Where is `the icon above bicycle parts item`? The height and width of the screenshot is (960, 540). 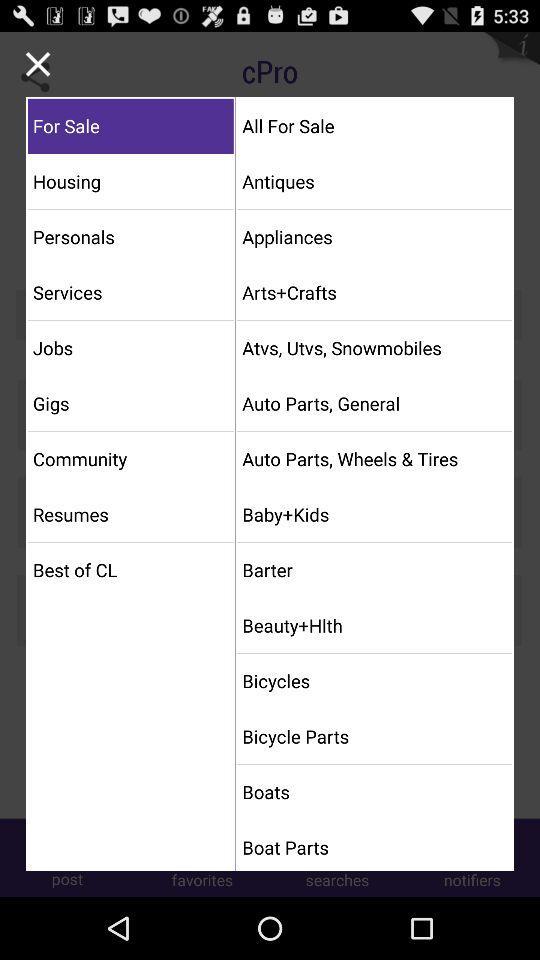 the icon above bicycle parts item is located at coordinates (374, 681).